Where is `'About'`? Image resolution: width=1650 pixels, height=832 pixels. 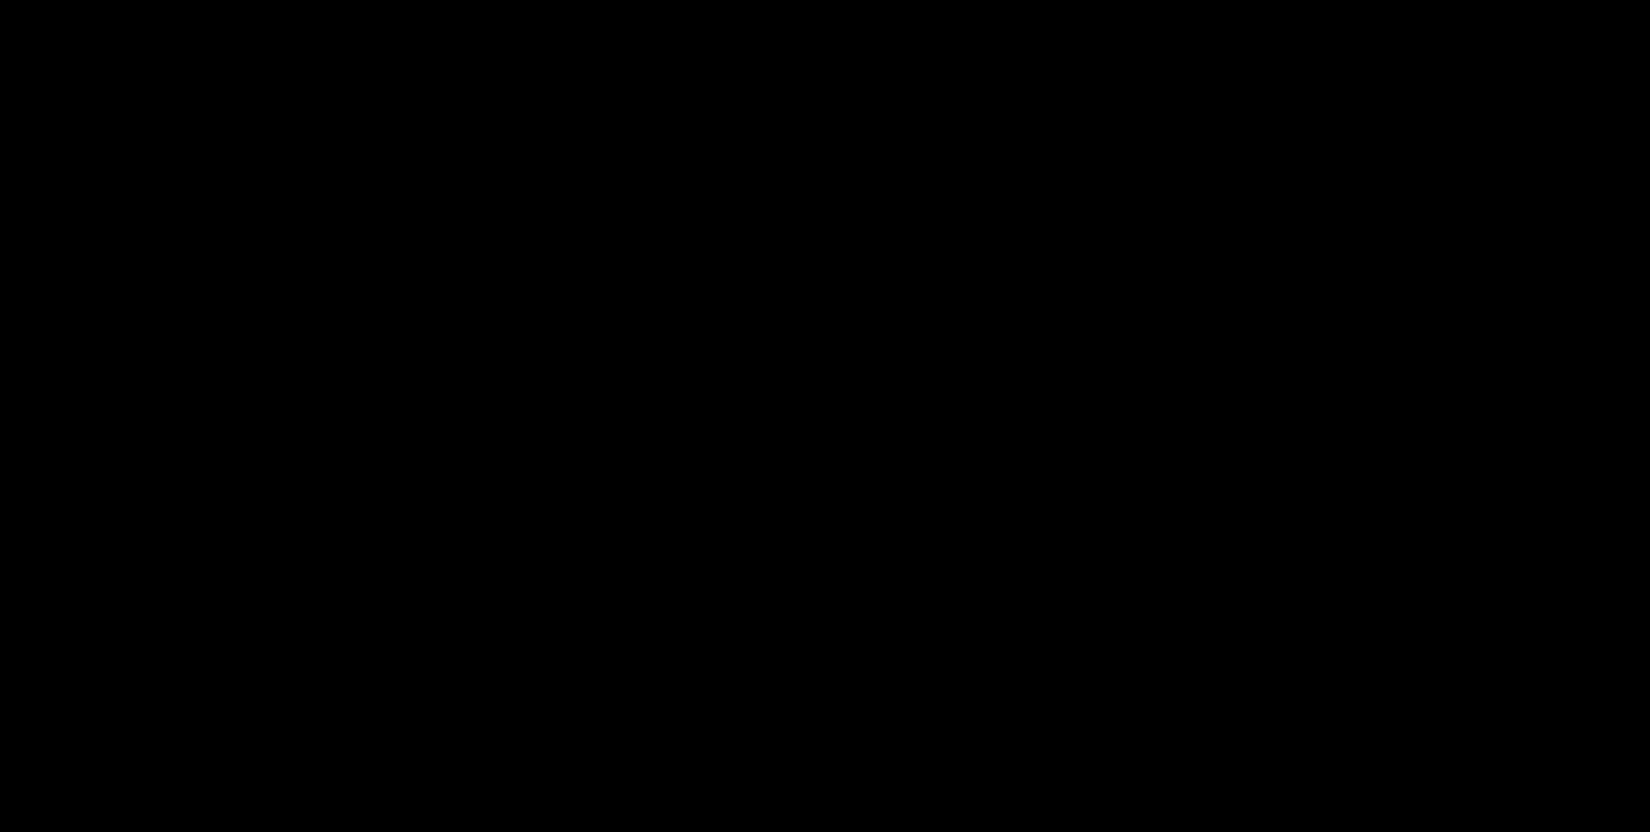
'About' is located at coordinates (1385, 54).